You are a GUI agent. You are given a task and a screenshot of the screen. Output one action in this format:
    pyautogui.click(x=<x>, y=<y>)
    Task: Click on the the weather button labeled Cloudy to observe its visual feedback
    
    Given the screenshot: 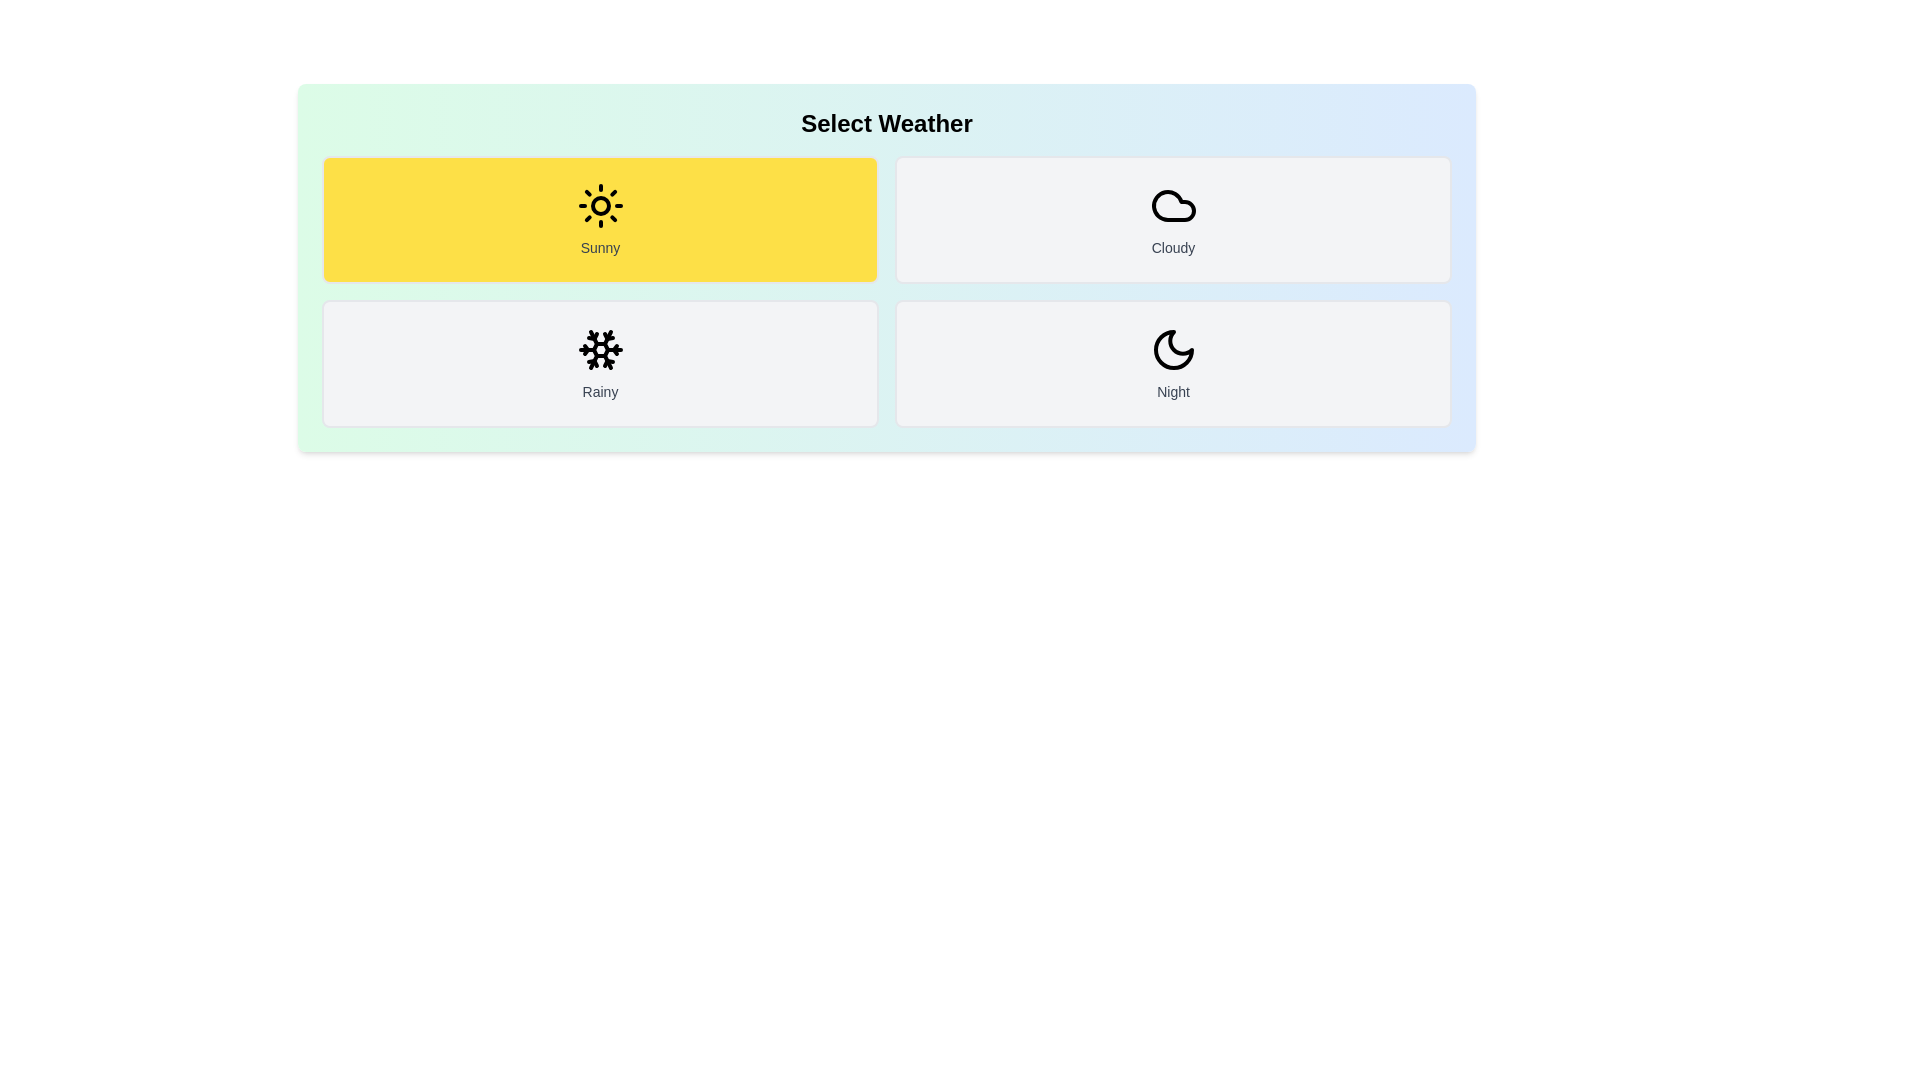 What is the action you would take?
    pyautogui.click(x=1173, y=219)
    